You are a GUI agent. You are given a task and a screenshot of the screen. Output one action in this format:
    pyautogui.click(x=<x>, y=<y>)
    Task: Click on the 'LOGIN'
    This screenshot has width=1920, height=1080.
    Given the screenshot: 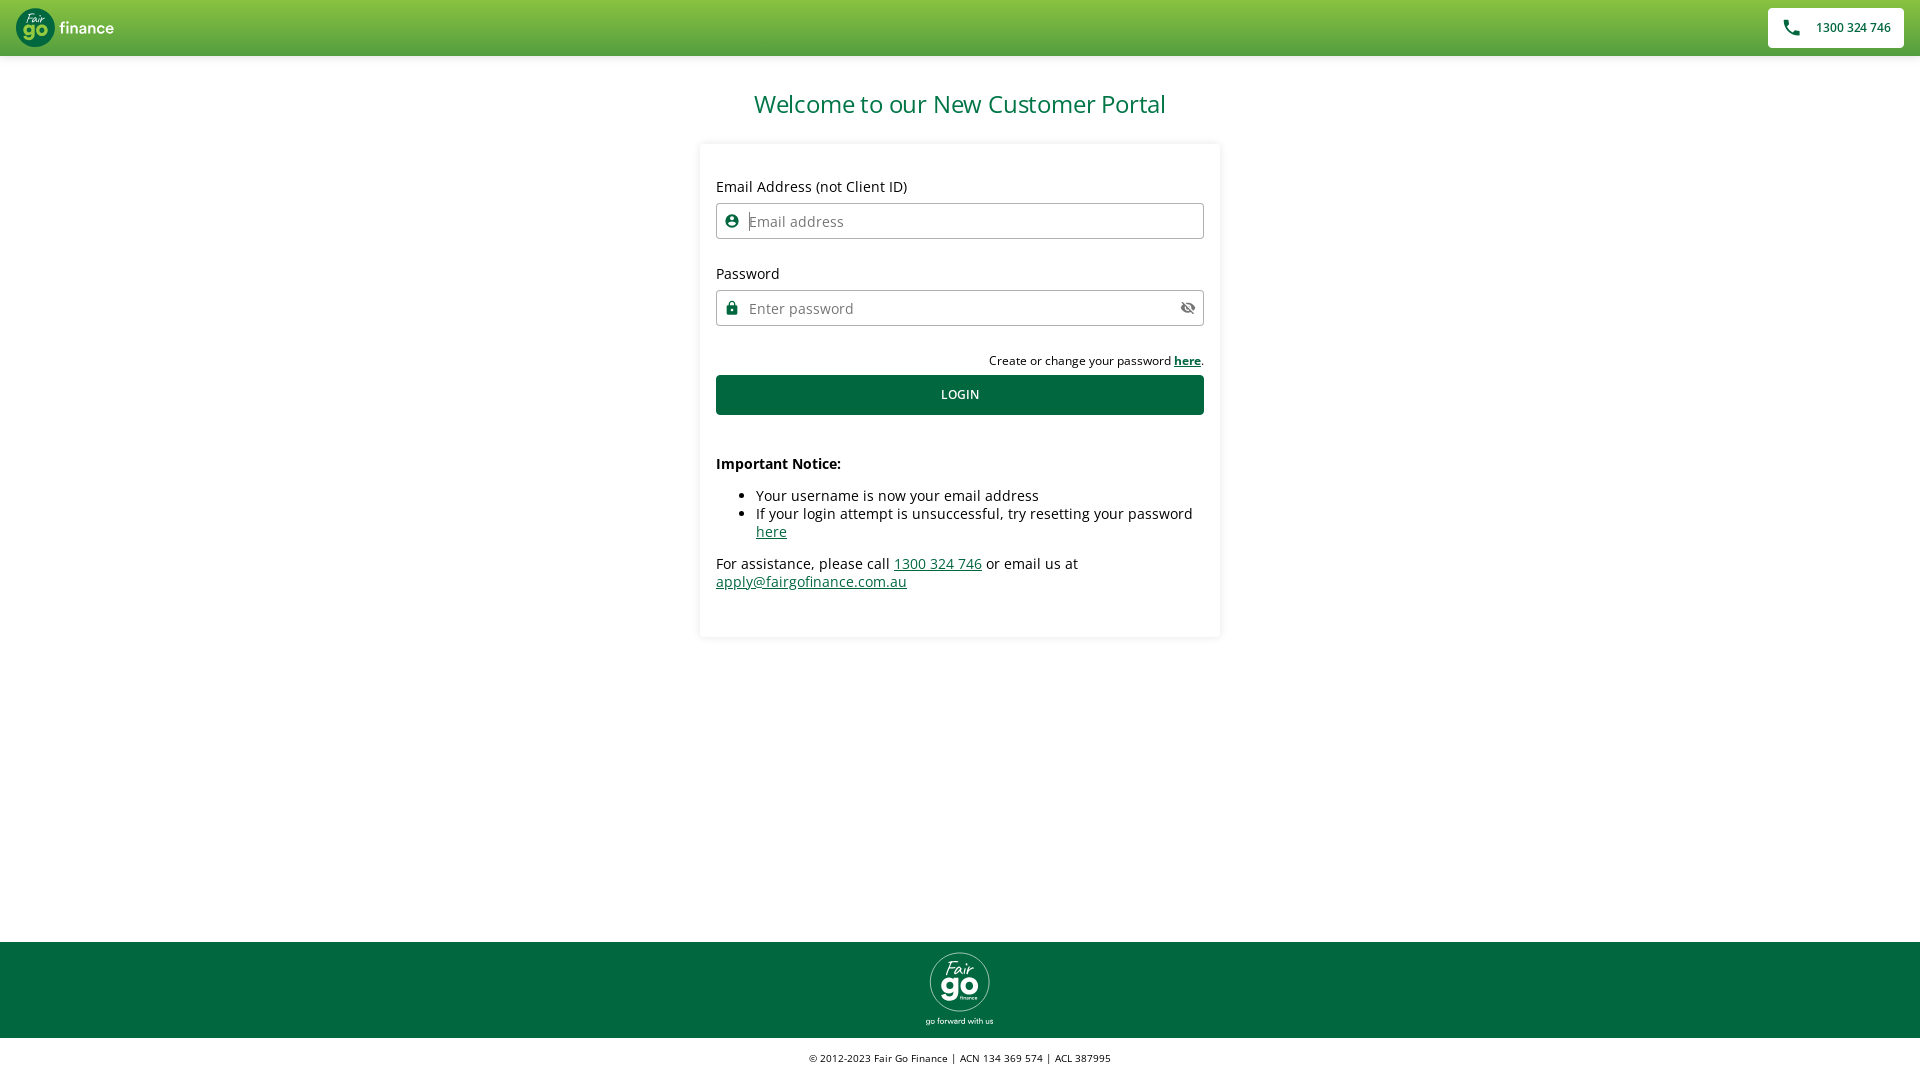 What is the action you would take?
    pyautogui.click(x=960, y=394)
    